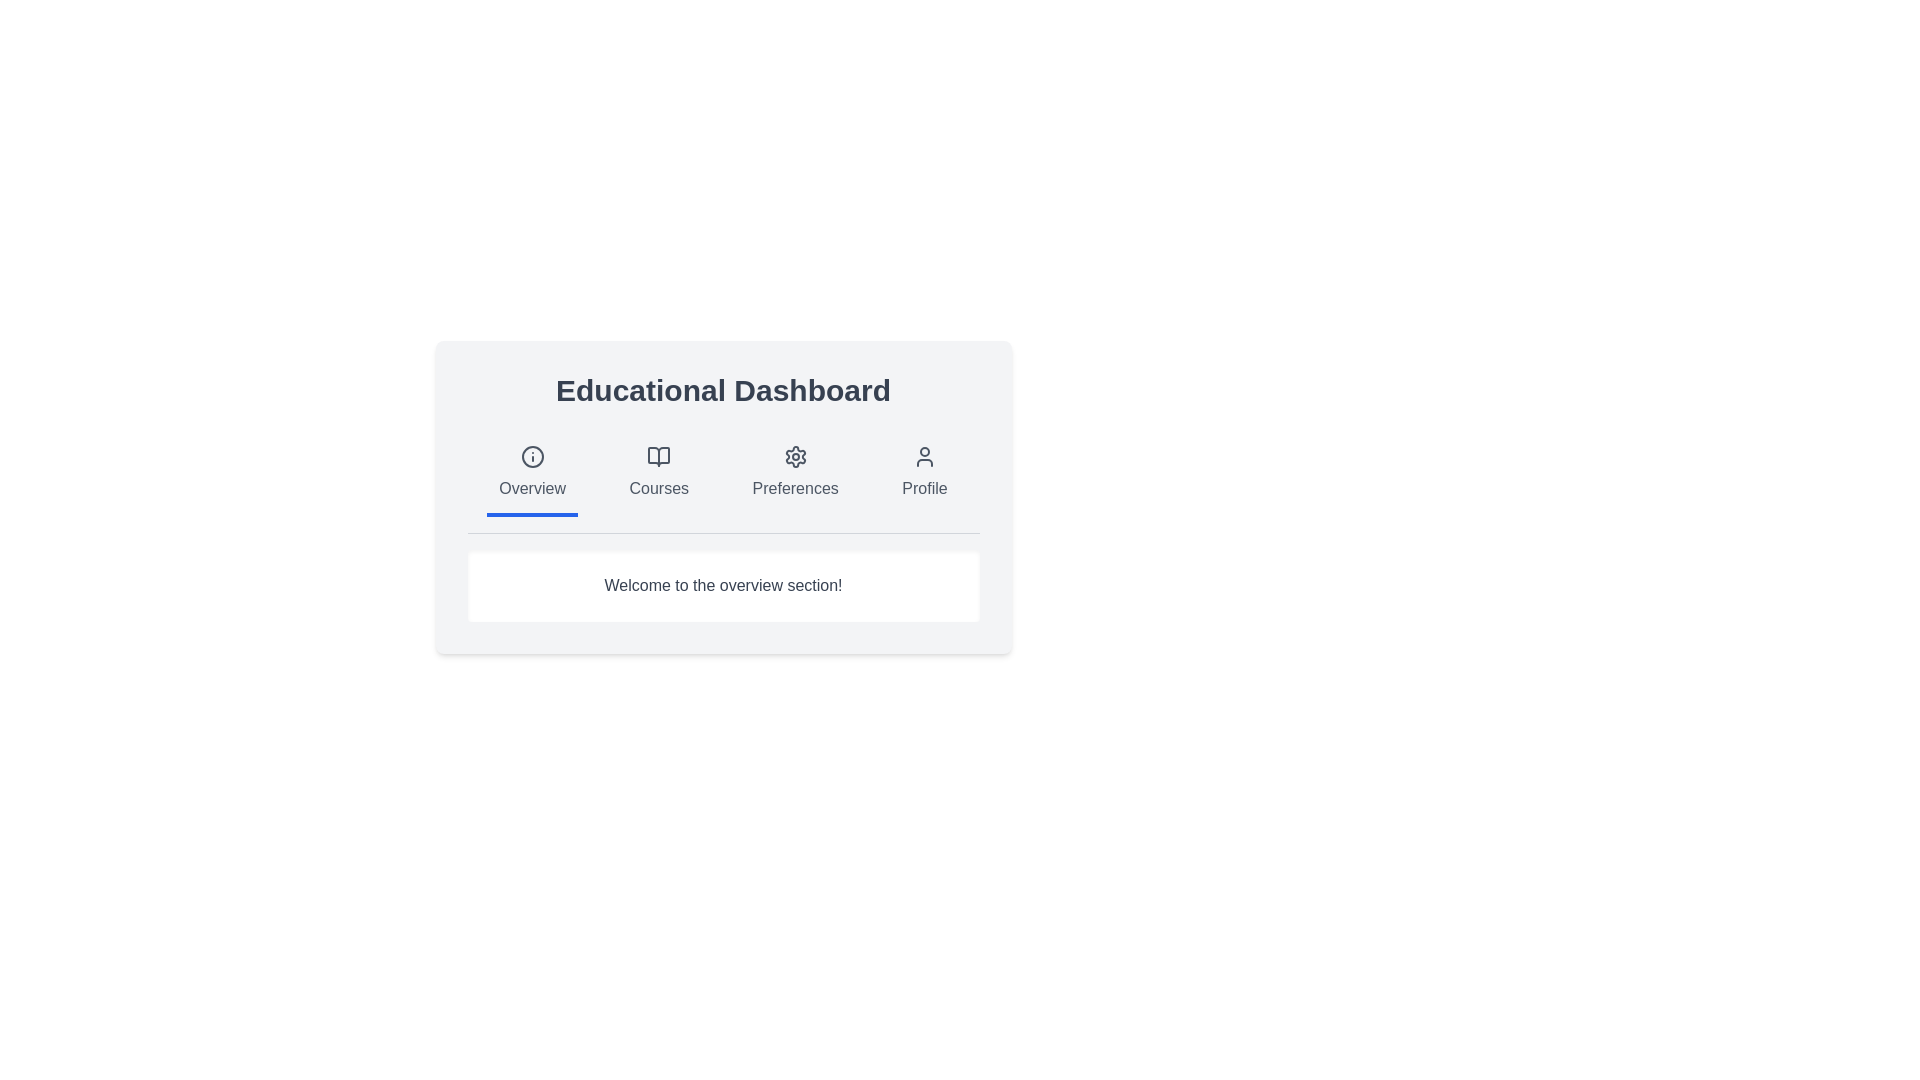  Describe the element at coordinates (794, 489) in the screenshot. I see `the Text Label that describes the Preferences section in the navigation bar, located under the third icon from the left` at that location.